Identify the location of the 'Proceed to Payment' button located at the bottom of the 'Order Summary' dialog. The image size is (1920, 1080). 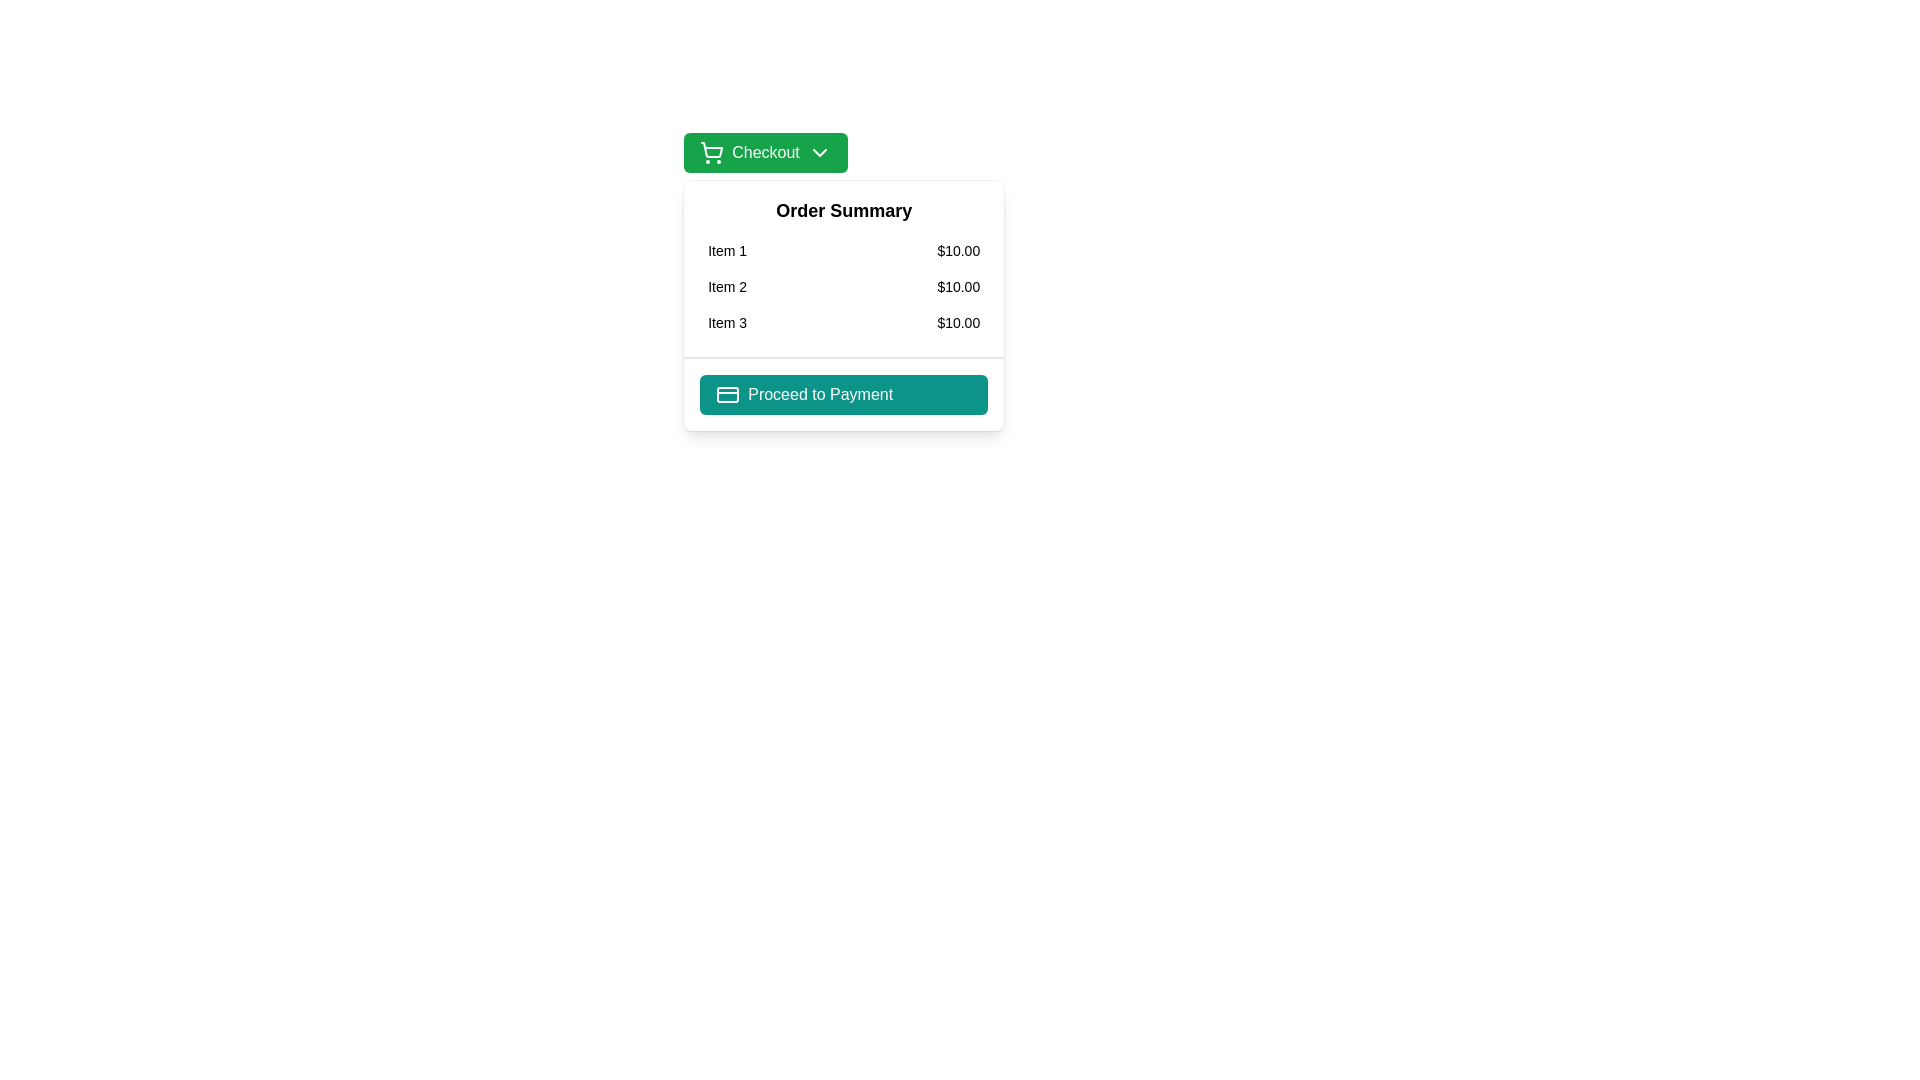
(844, 394).